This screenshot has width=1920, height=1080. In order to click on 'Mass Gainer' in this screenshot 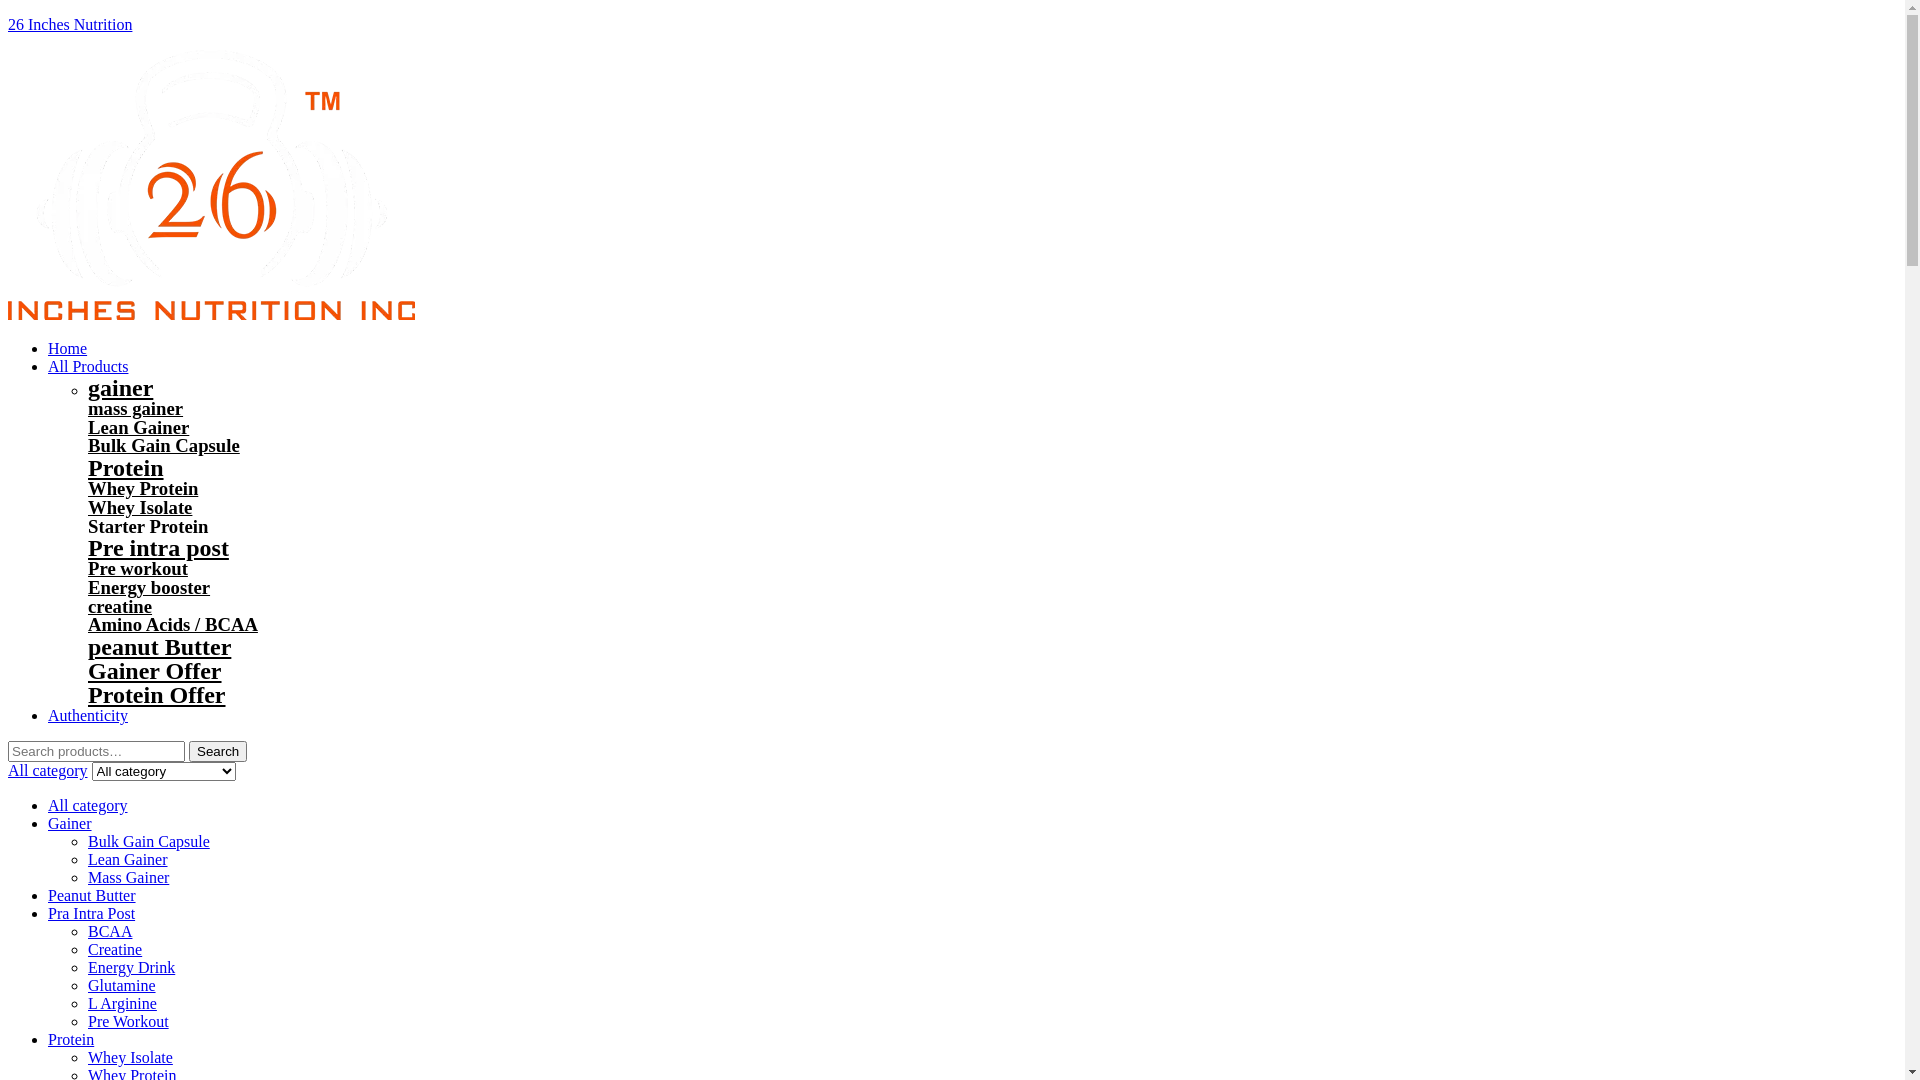, I will do `click(127, 876)`.